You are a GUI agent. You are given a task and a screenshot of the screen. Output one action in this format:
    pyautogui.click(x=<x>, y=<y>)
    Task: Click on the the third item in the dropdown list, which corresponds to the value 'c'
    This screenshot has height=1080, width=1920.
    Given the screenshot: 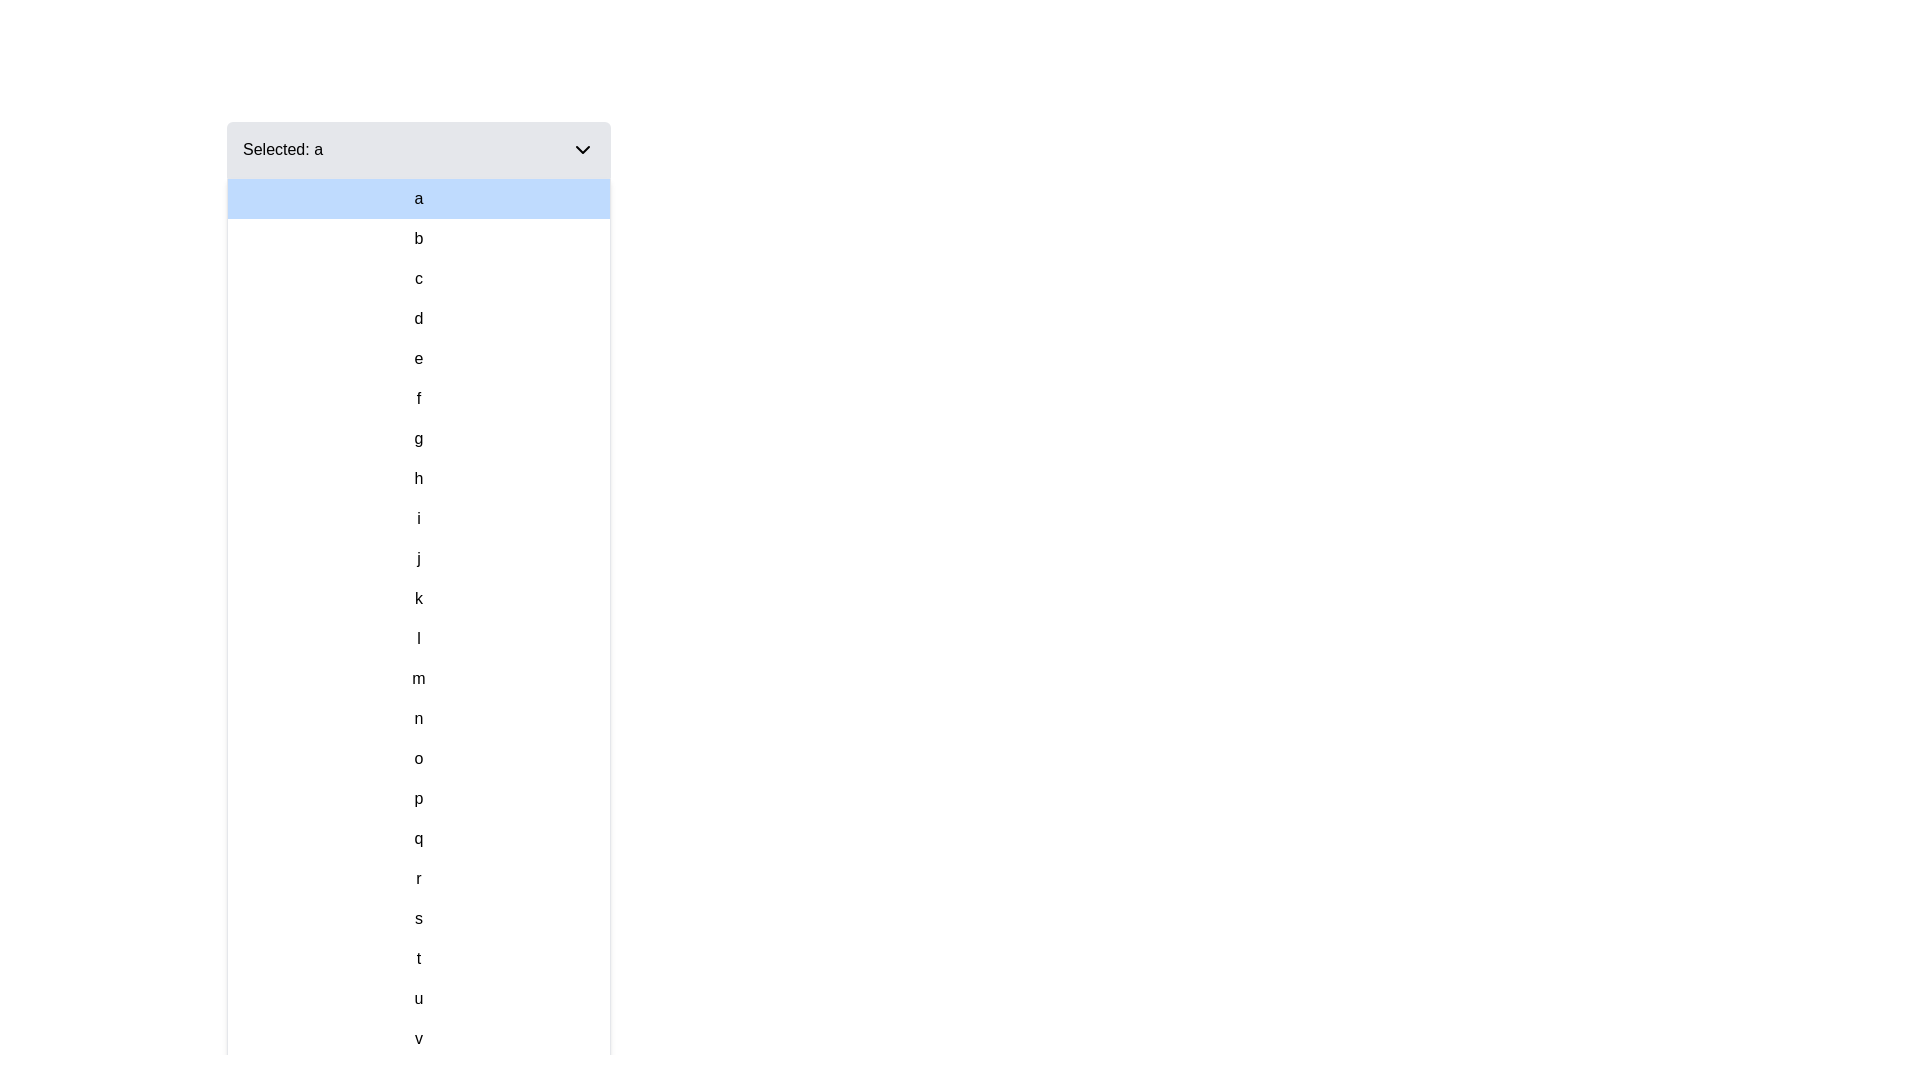 What is the action you would take?
    pyautogui.click(x=417, y=278)
    